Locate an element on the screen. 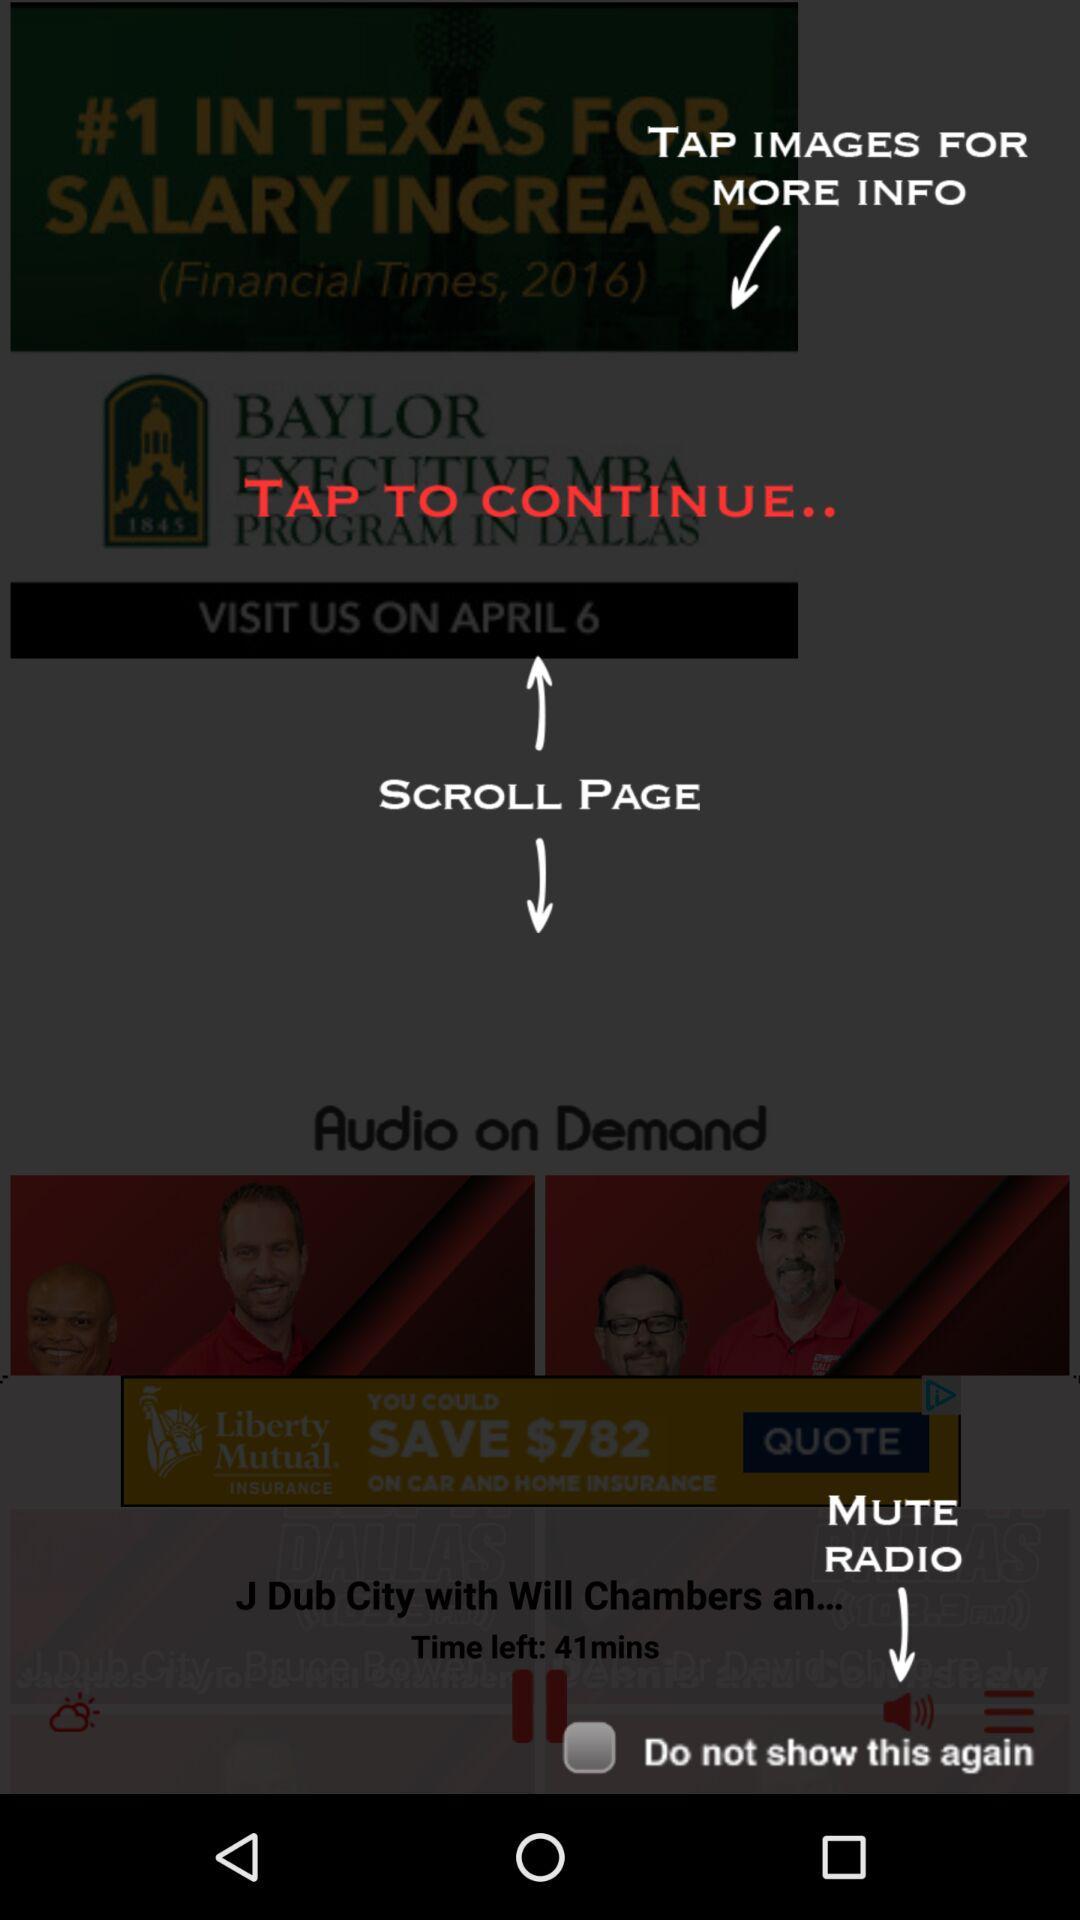  the text  which says audio on demand is located at coordinates (540, 1123).